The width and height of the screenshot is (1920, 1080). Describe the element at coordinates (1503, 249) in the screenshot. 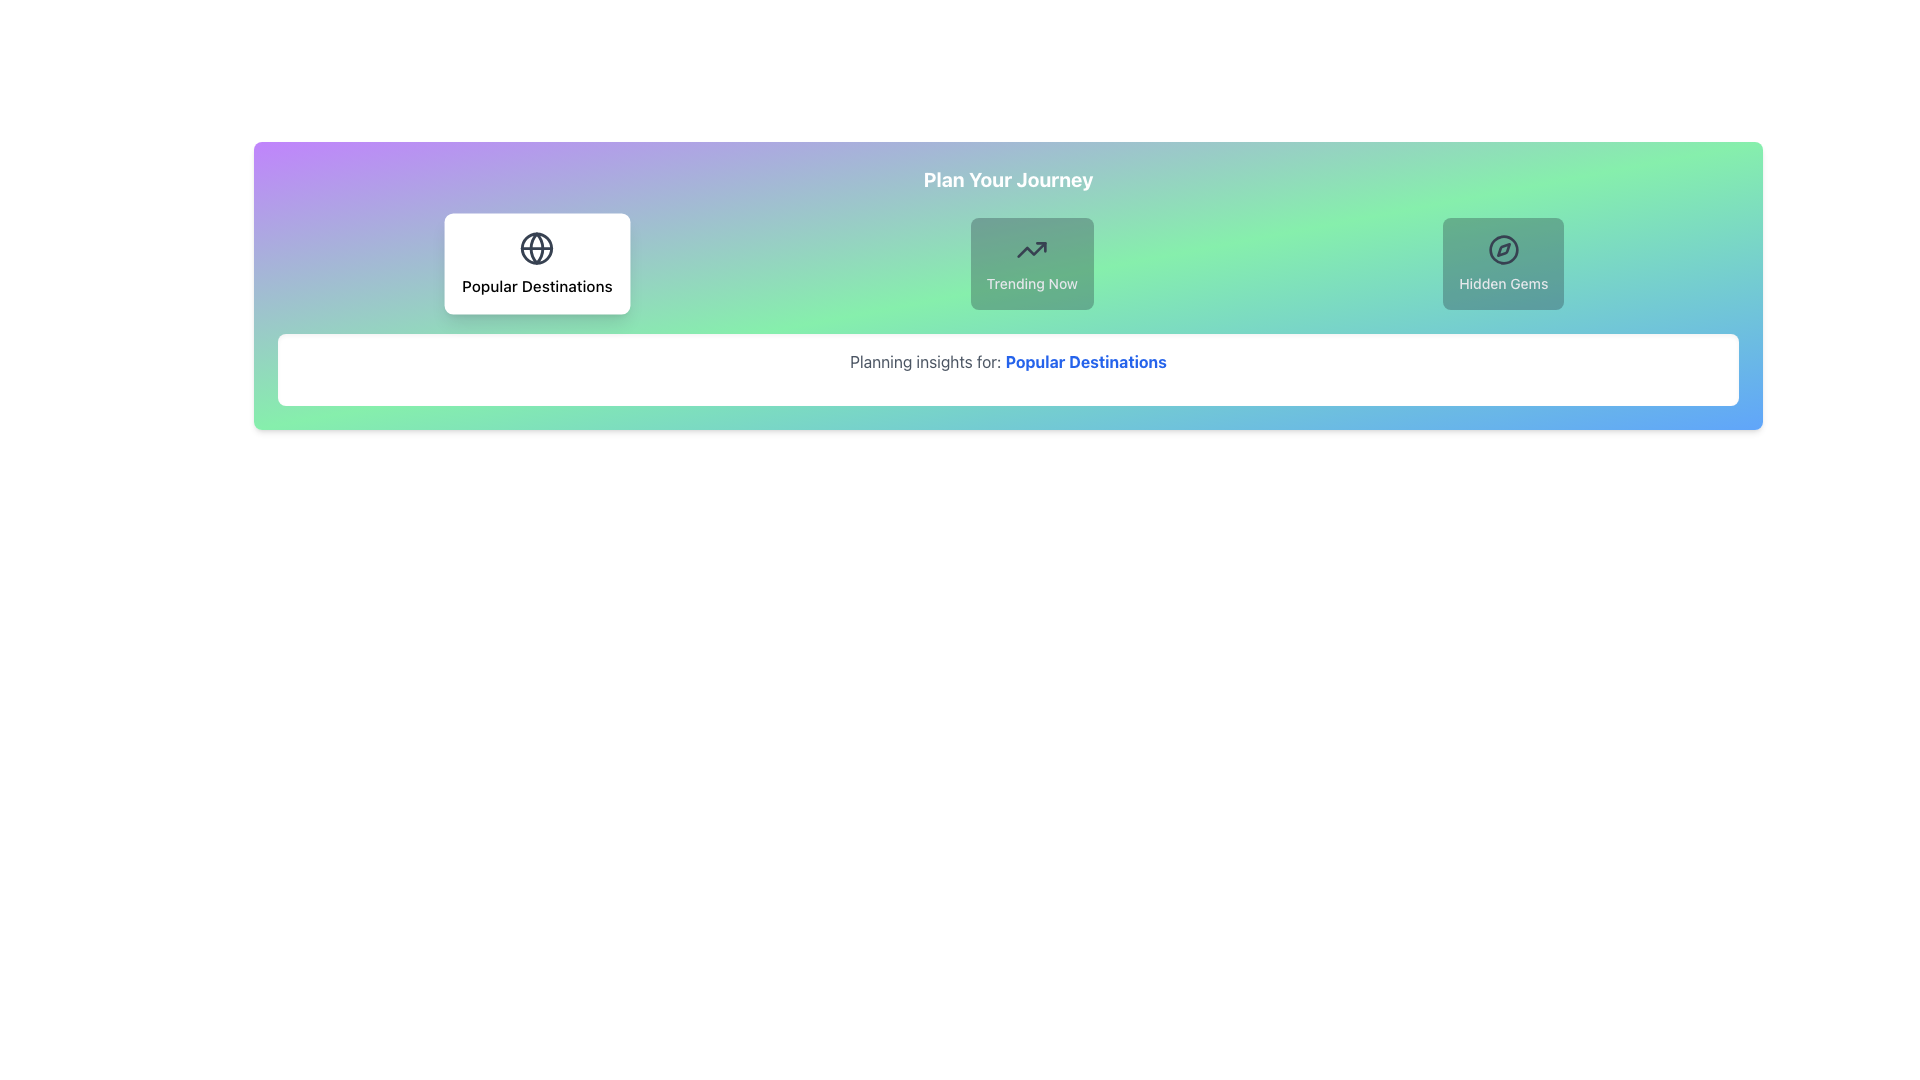

I see `the compass icon located in the 'Hidden Gems' section, which is the rightmost of three sections titled 'Popular Destinations', 'Trending Now', and 'Hidden Gems'` at that location.